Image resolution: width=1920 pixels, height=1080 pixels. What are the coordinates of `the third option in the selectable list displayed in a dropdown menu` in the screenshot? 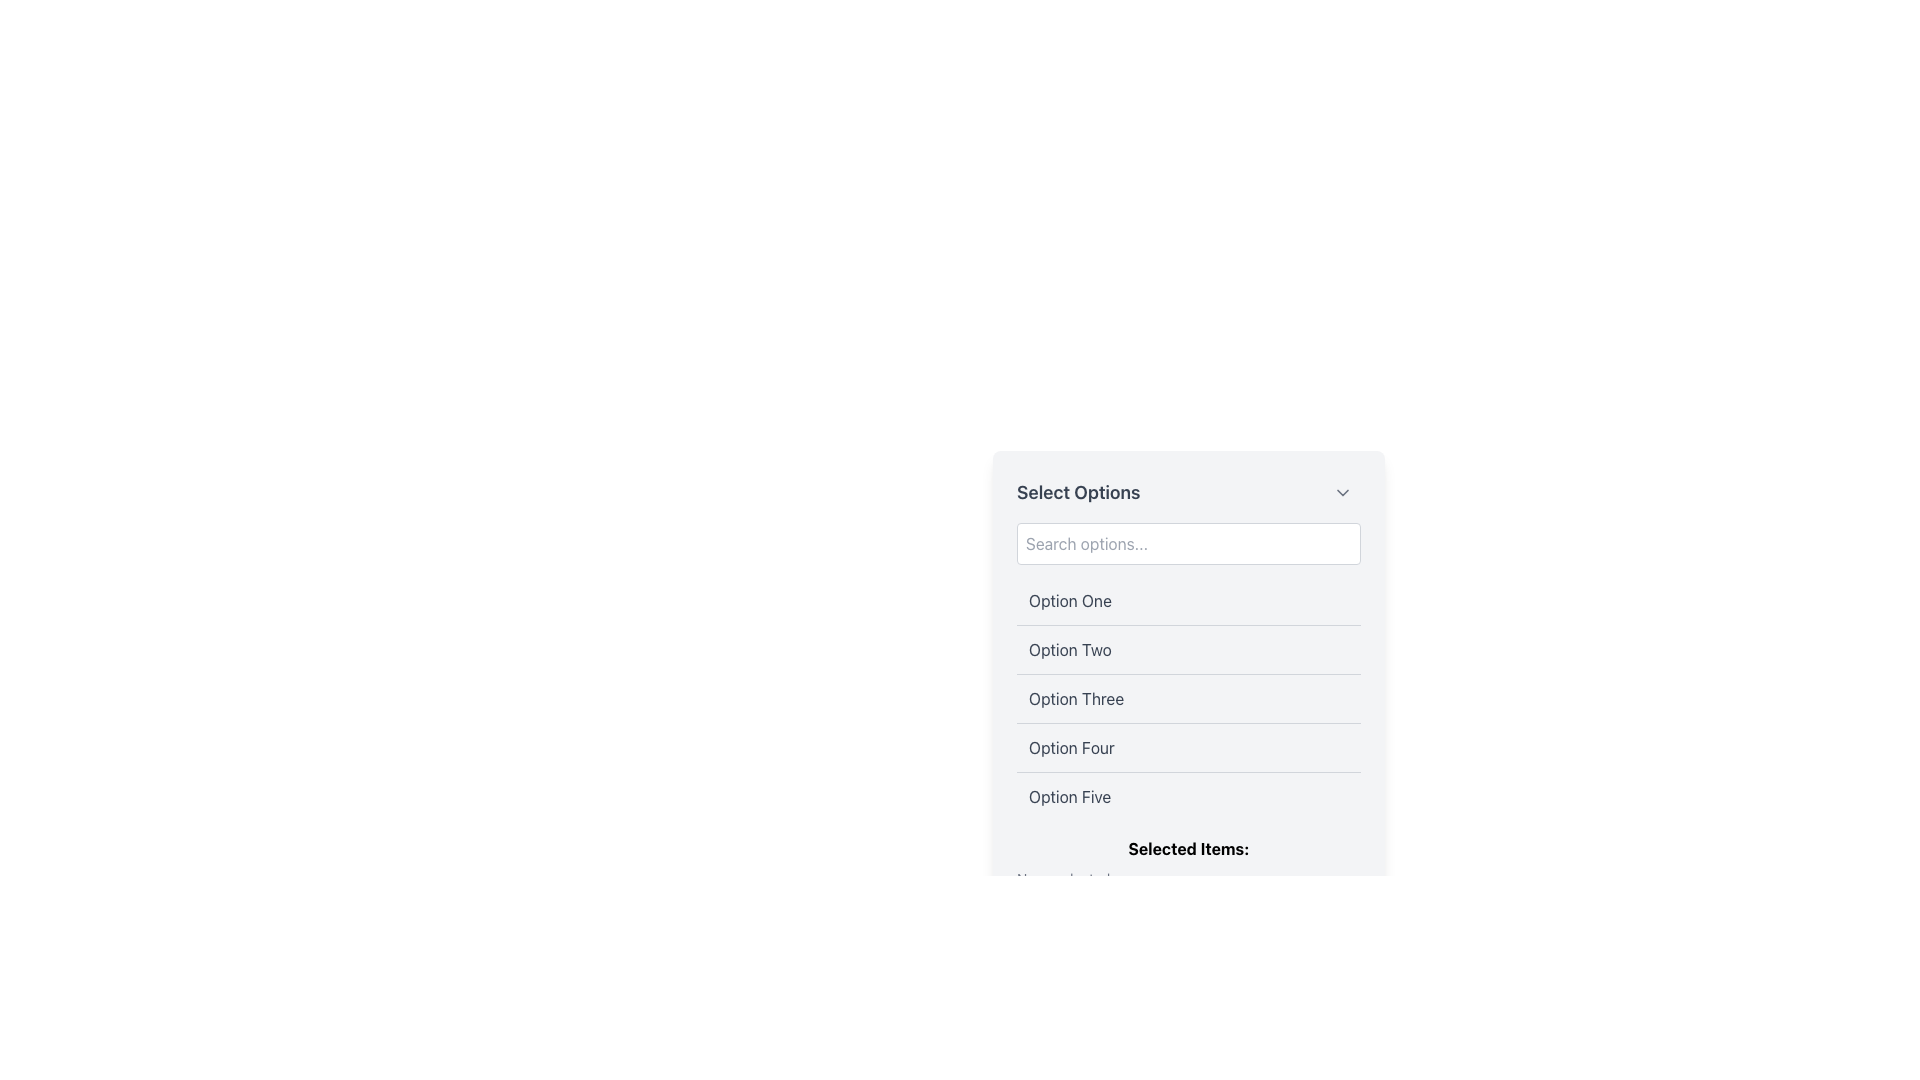 It's located at (1189, 697).